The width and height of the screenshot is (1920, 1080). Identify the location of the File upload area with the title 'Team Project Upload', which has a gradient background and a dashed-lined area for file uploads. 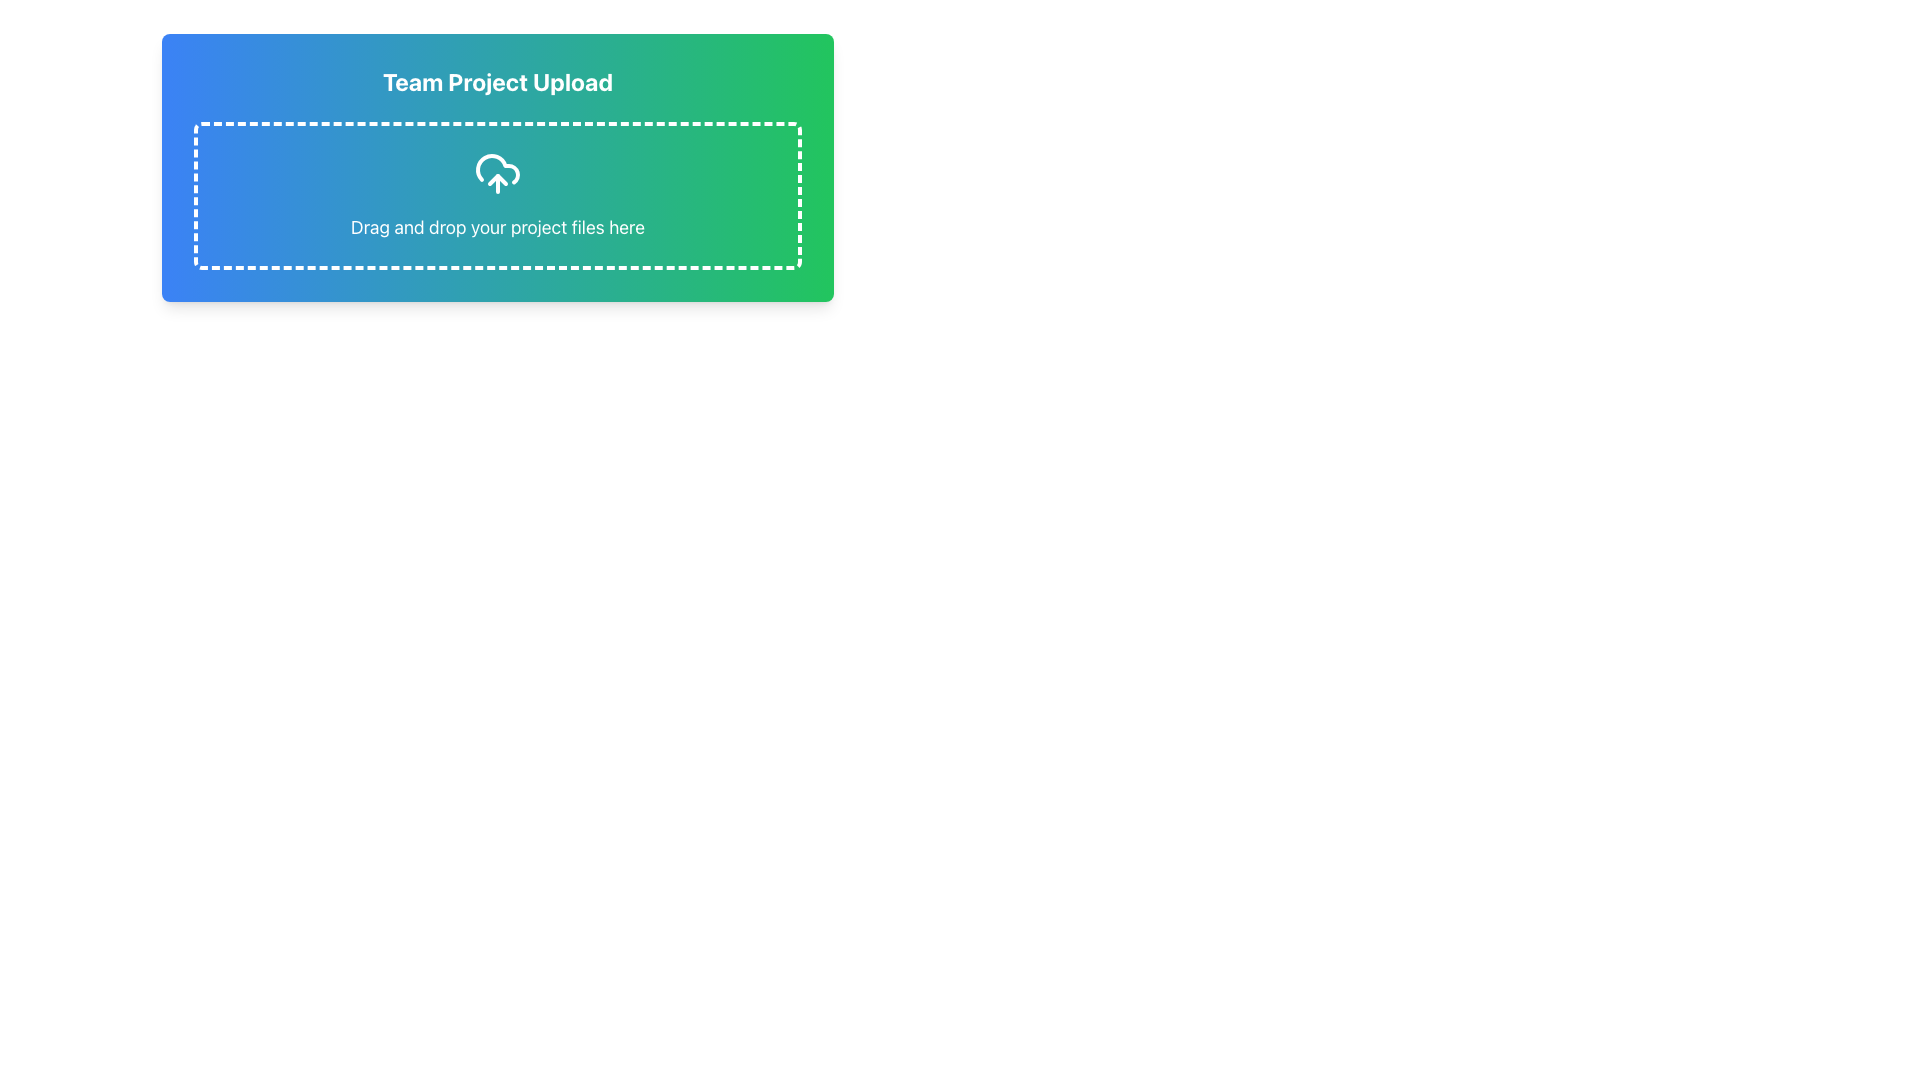
(498, 167).